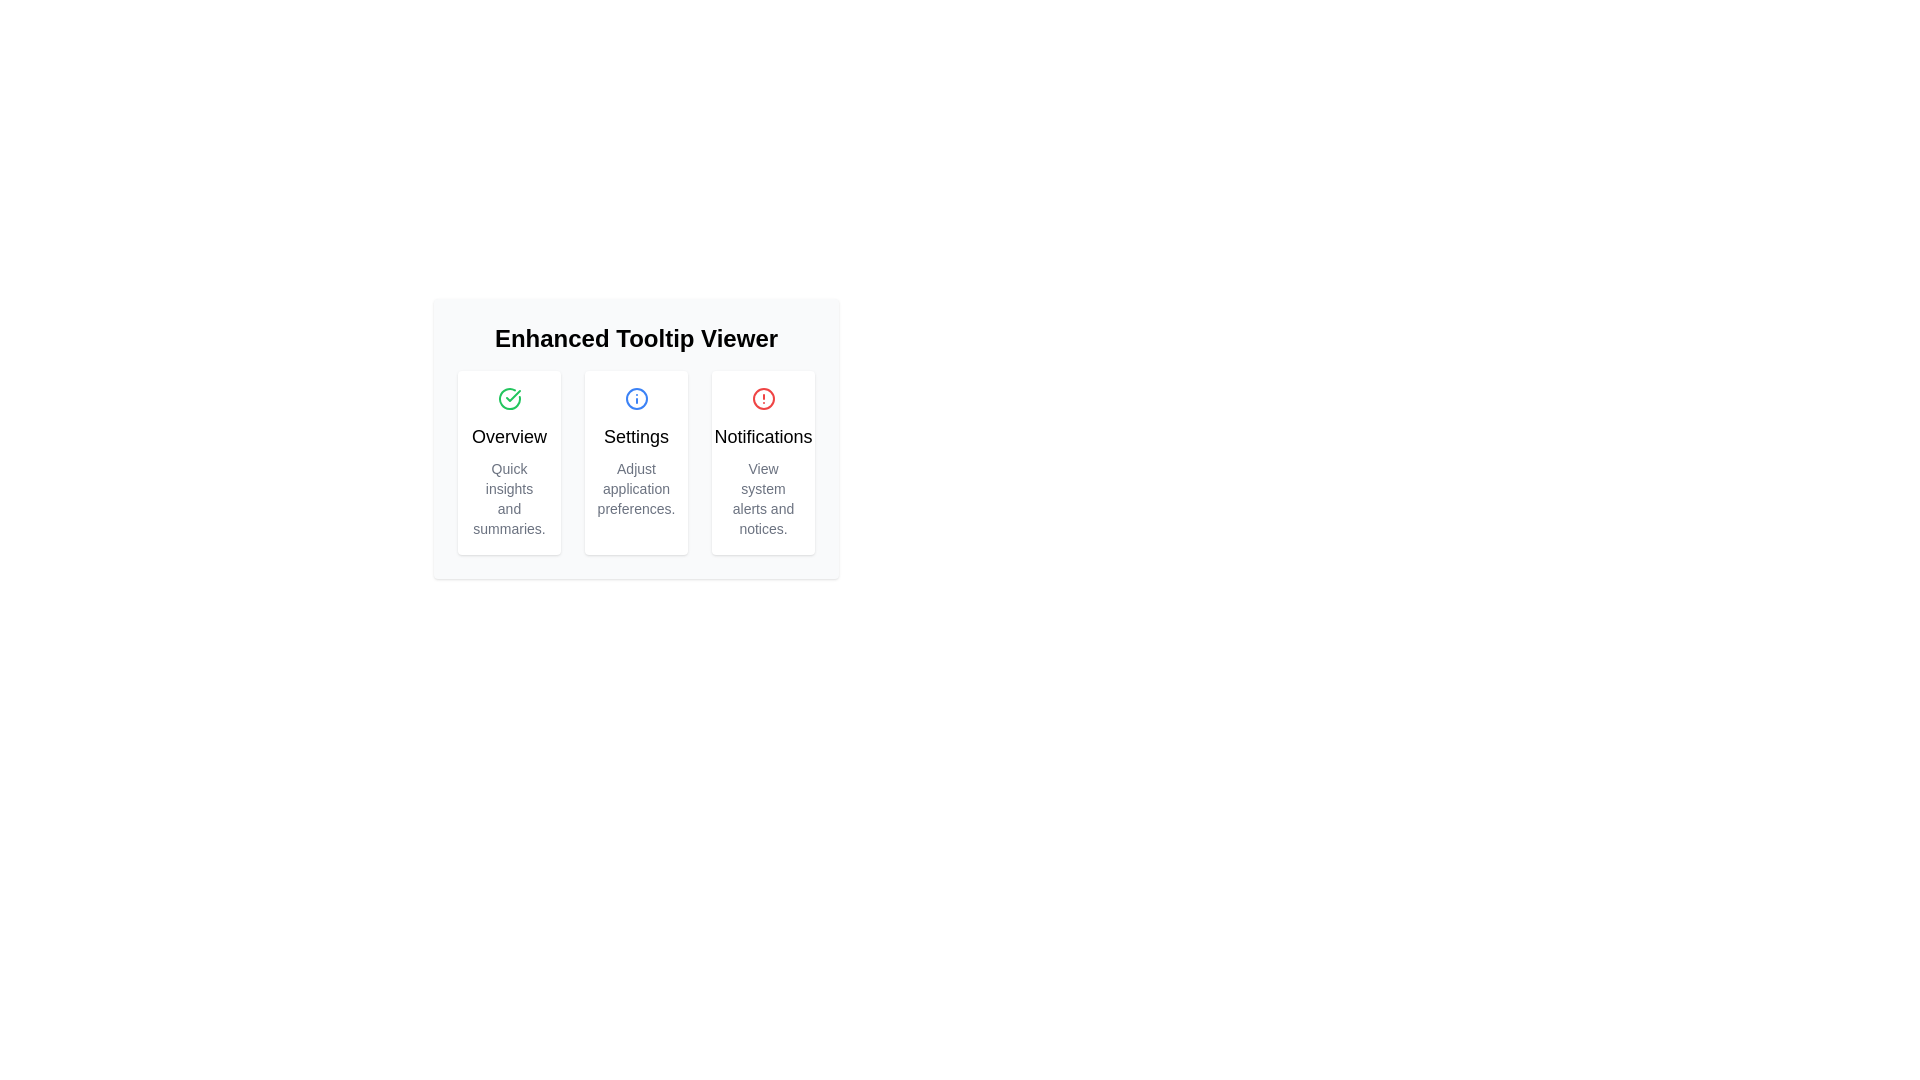 Image resolution: width=1920 pixels, height=1080 pixels. What do you see at coordinates (635, 489) in the screenshot?
I see `text content of the light gray text block that says 'Adjust application preferences.' located within the 'Settings' card` at bounding box center [635, 489].